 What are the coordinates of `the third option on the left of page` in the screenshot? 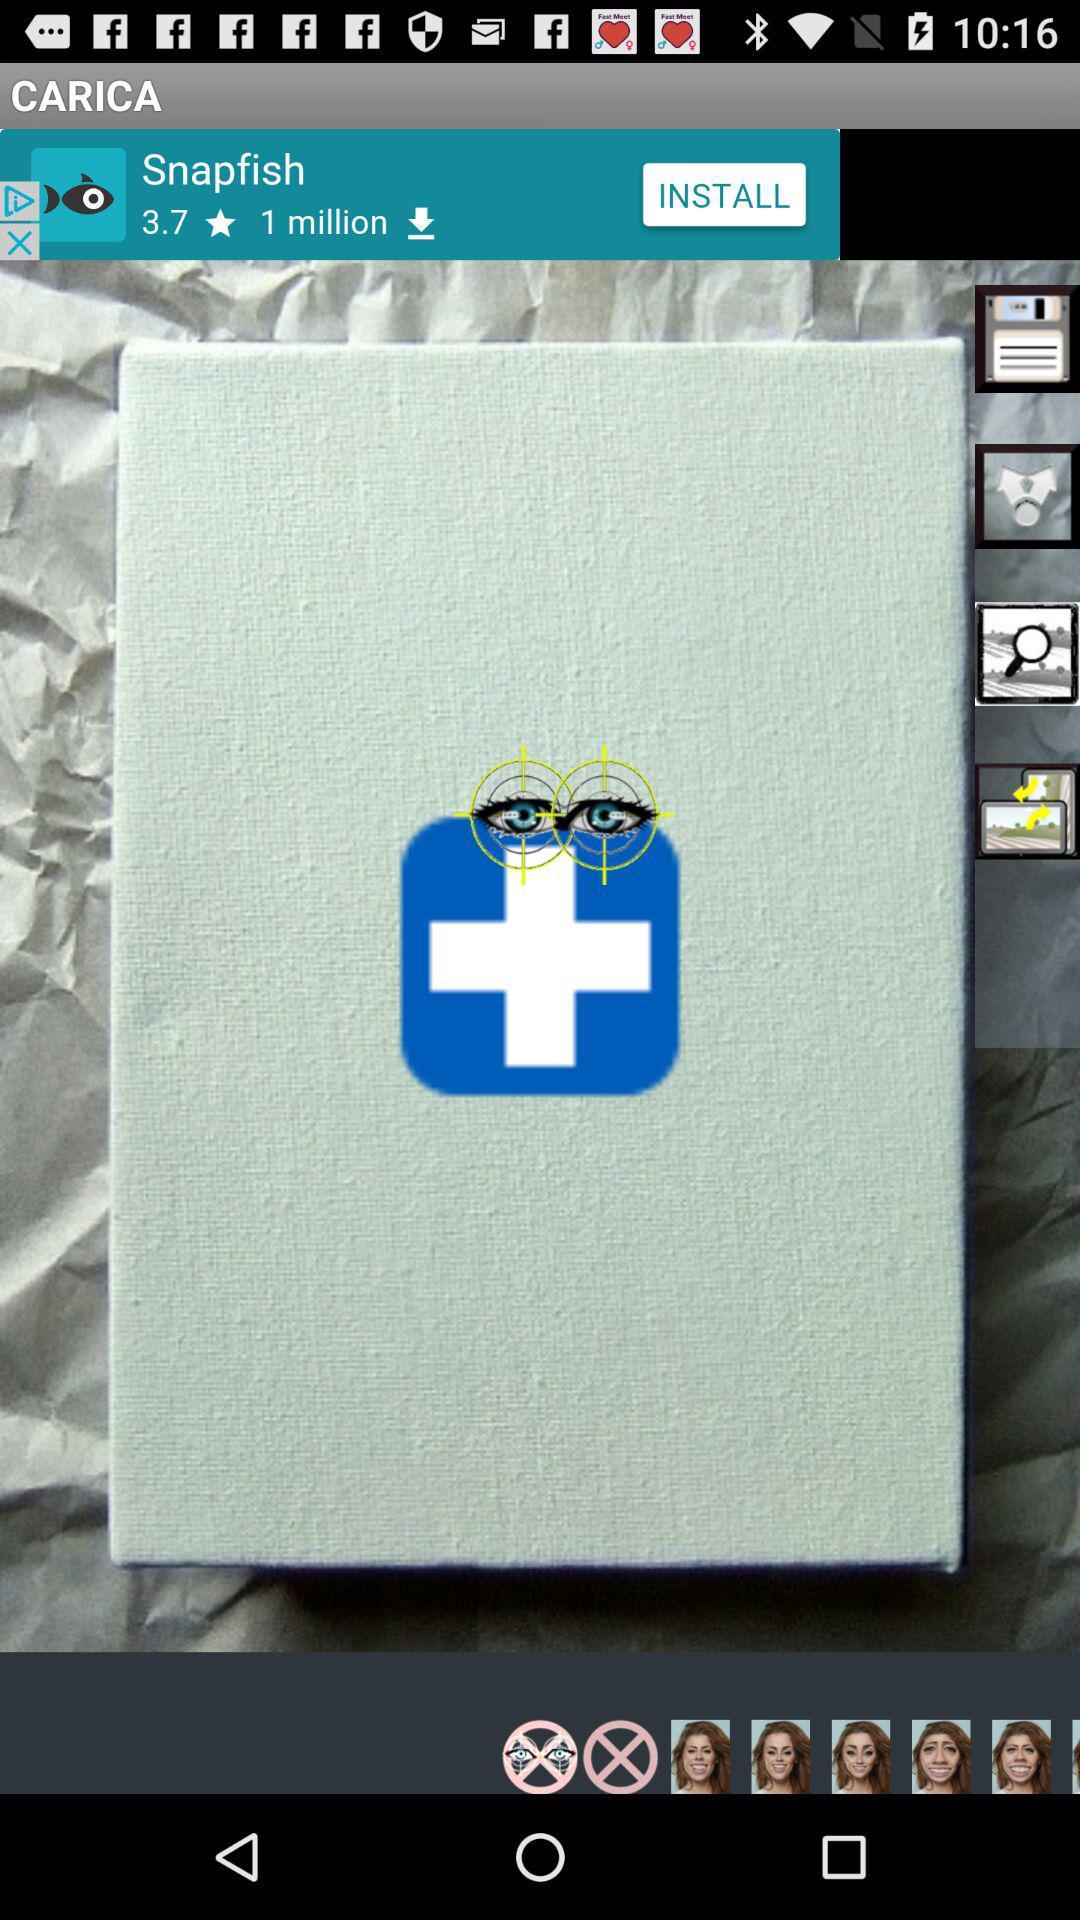 It's located at (1027, 653).